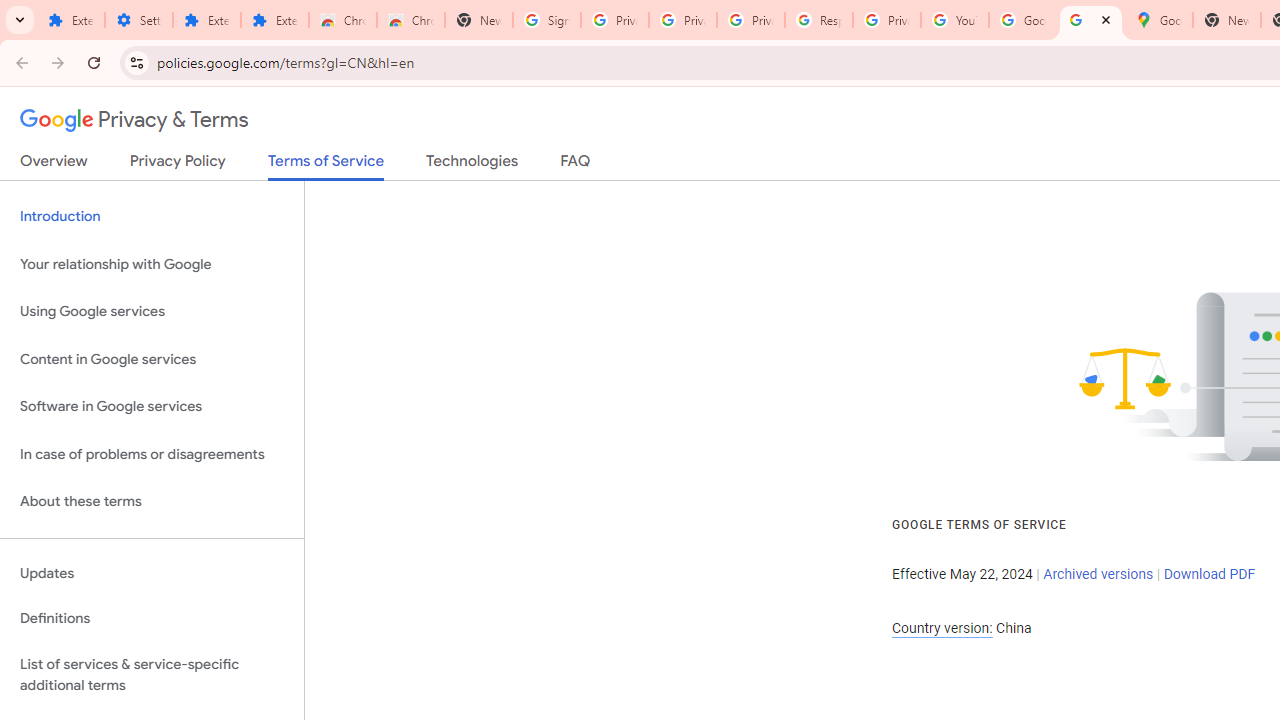 The width and height of the screenshot is (1280, 720). Describe the element at coordinates (206, 20) in the screenshot. I see `'Extensions'` at that location.